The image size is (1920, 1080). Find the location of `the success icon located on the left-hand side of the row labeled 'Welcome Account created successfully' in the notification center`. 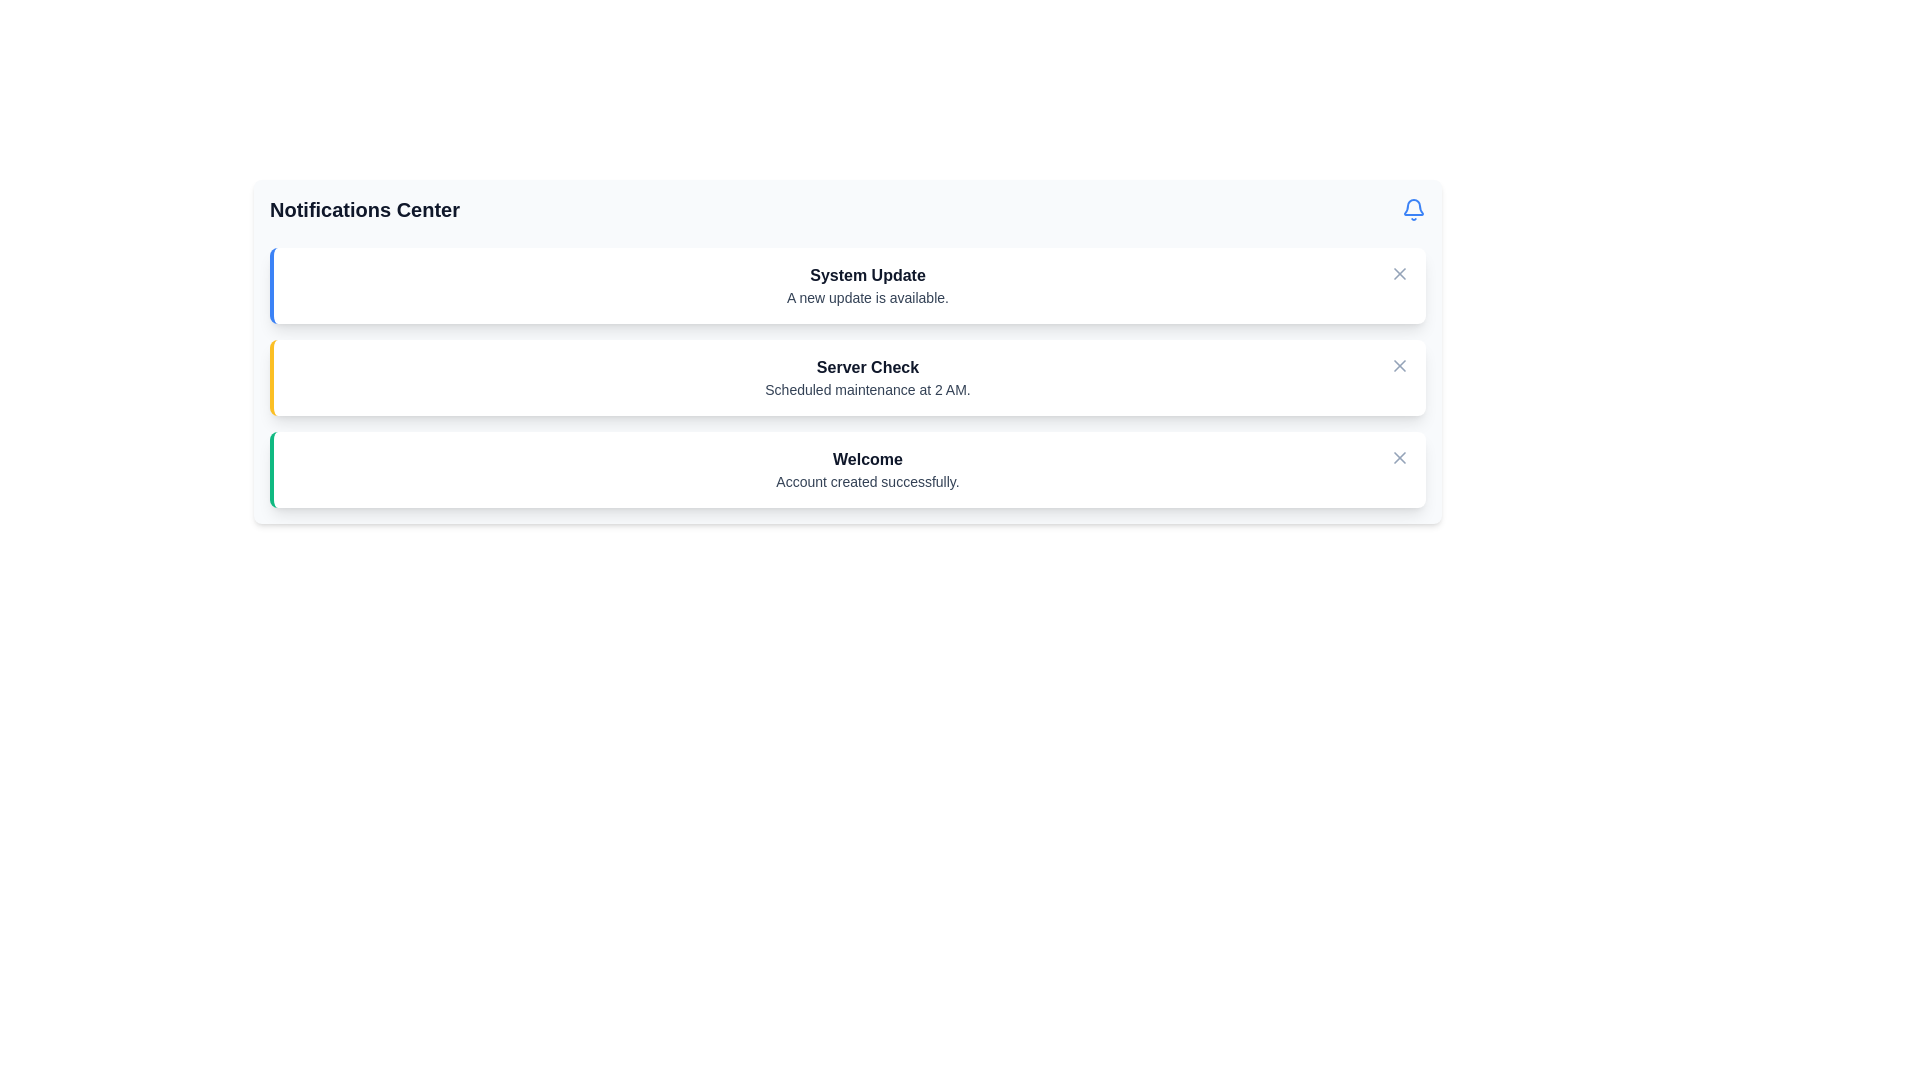

the success icon located on the left-hand side of the row labeled 'Welcome Account created successfully' in the notification center is located at coordinates (309, 467).